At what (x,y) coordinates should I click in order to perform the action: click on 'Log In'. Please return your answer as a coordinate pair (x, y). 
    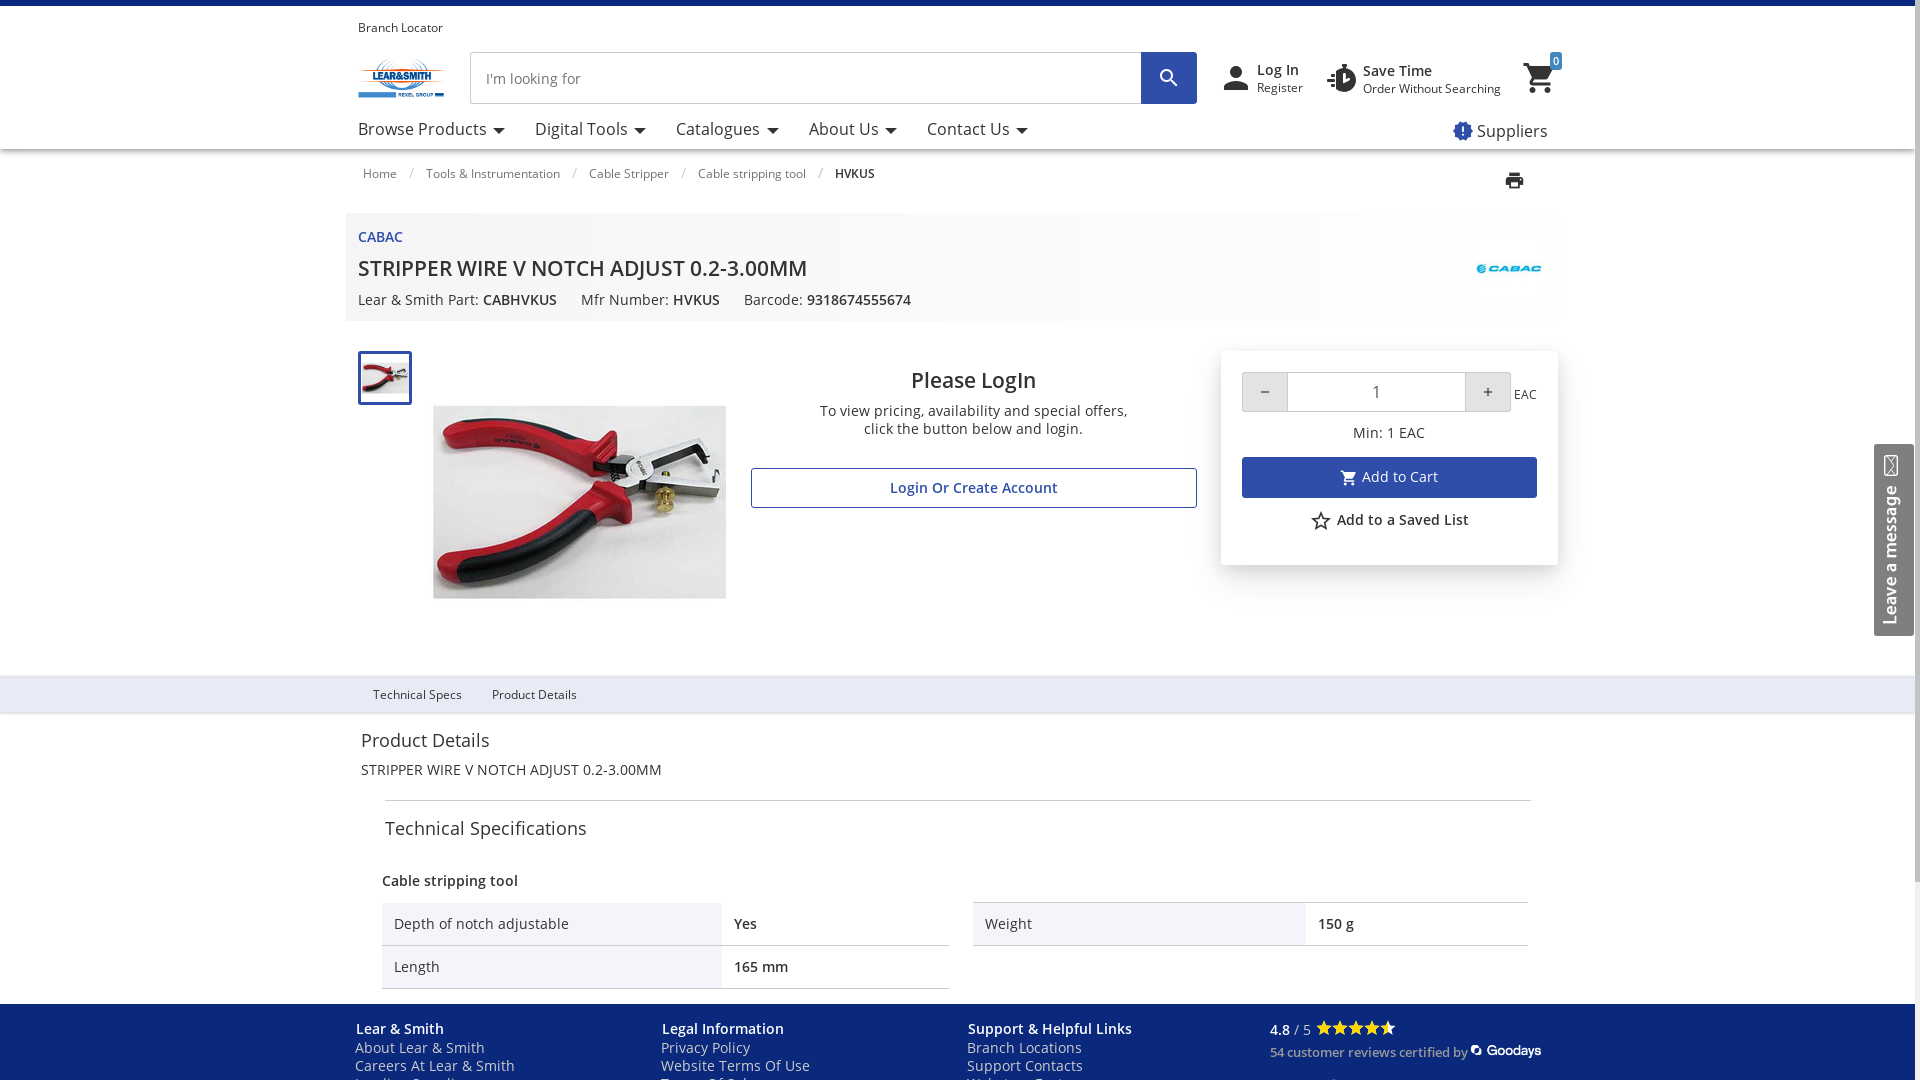
    Looking at the image, I should click on (1275, 68).